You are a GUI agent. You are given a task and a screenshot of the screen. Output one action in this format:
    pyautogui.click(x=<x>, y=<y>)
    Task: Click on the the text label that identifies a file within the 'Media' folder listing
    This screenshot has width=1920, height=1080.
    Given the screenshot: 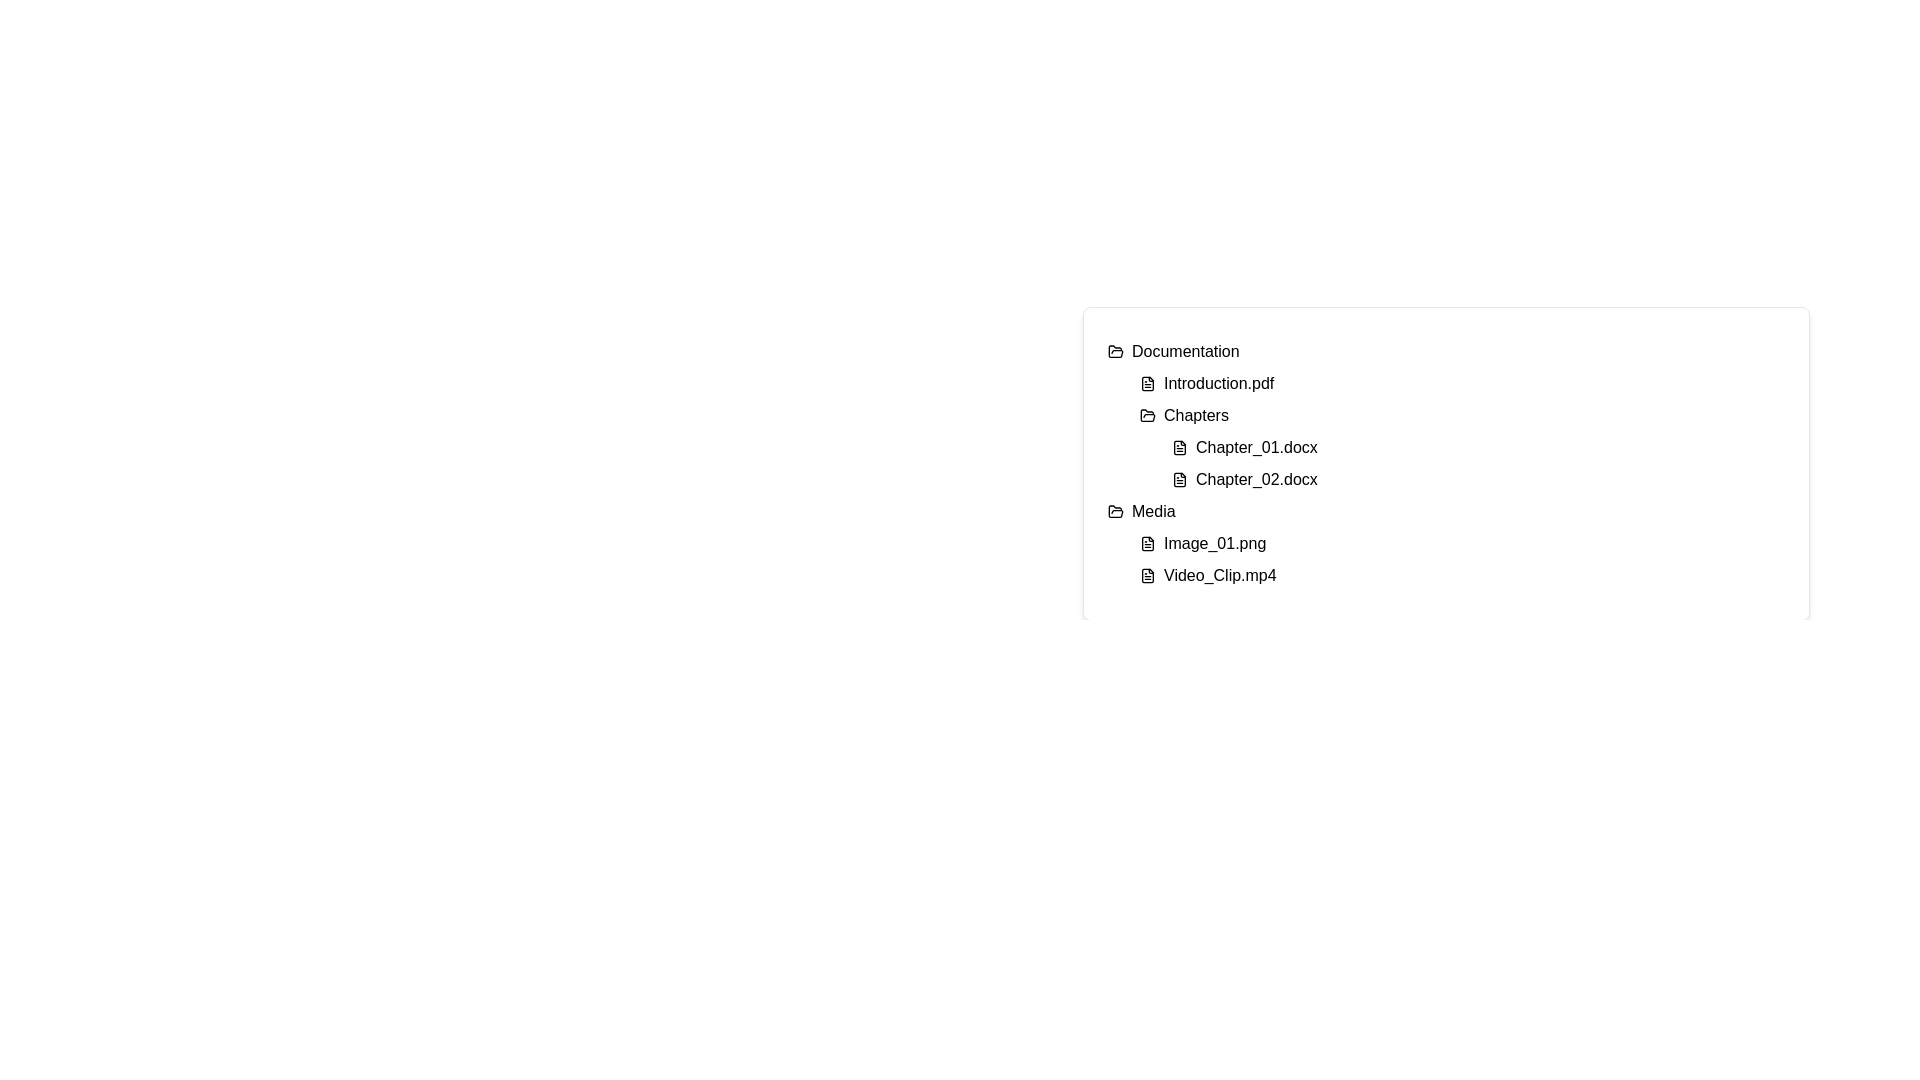 What is the action you would take?
    pyautogui.click(x=1214, y=543)
    